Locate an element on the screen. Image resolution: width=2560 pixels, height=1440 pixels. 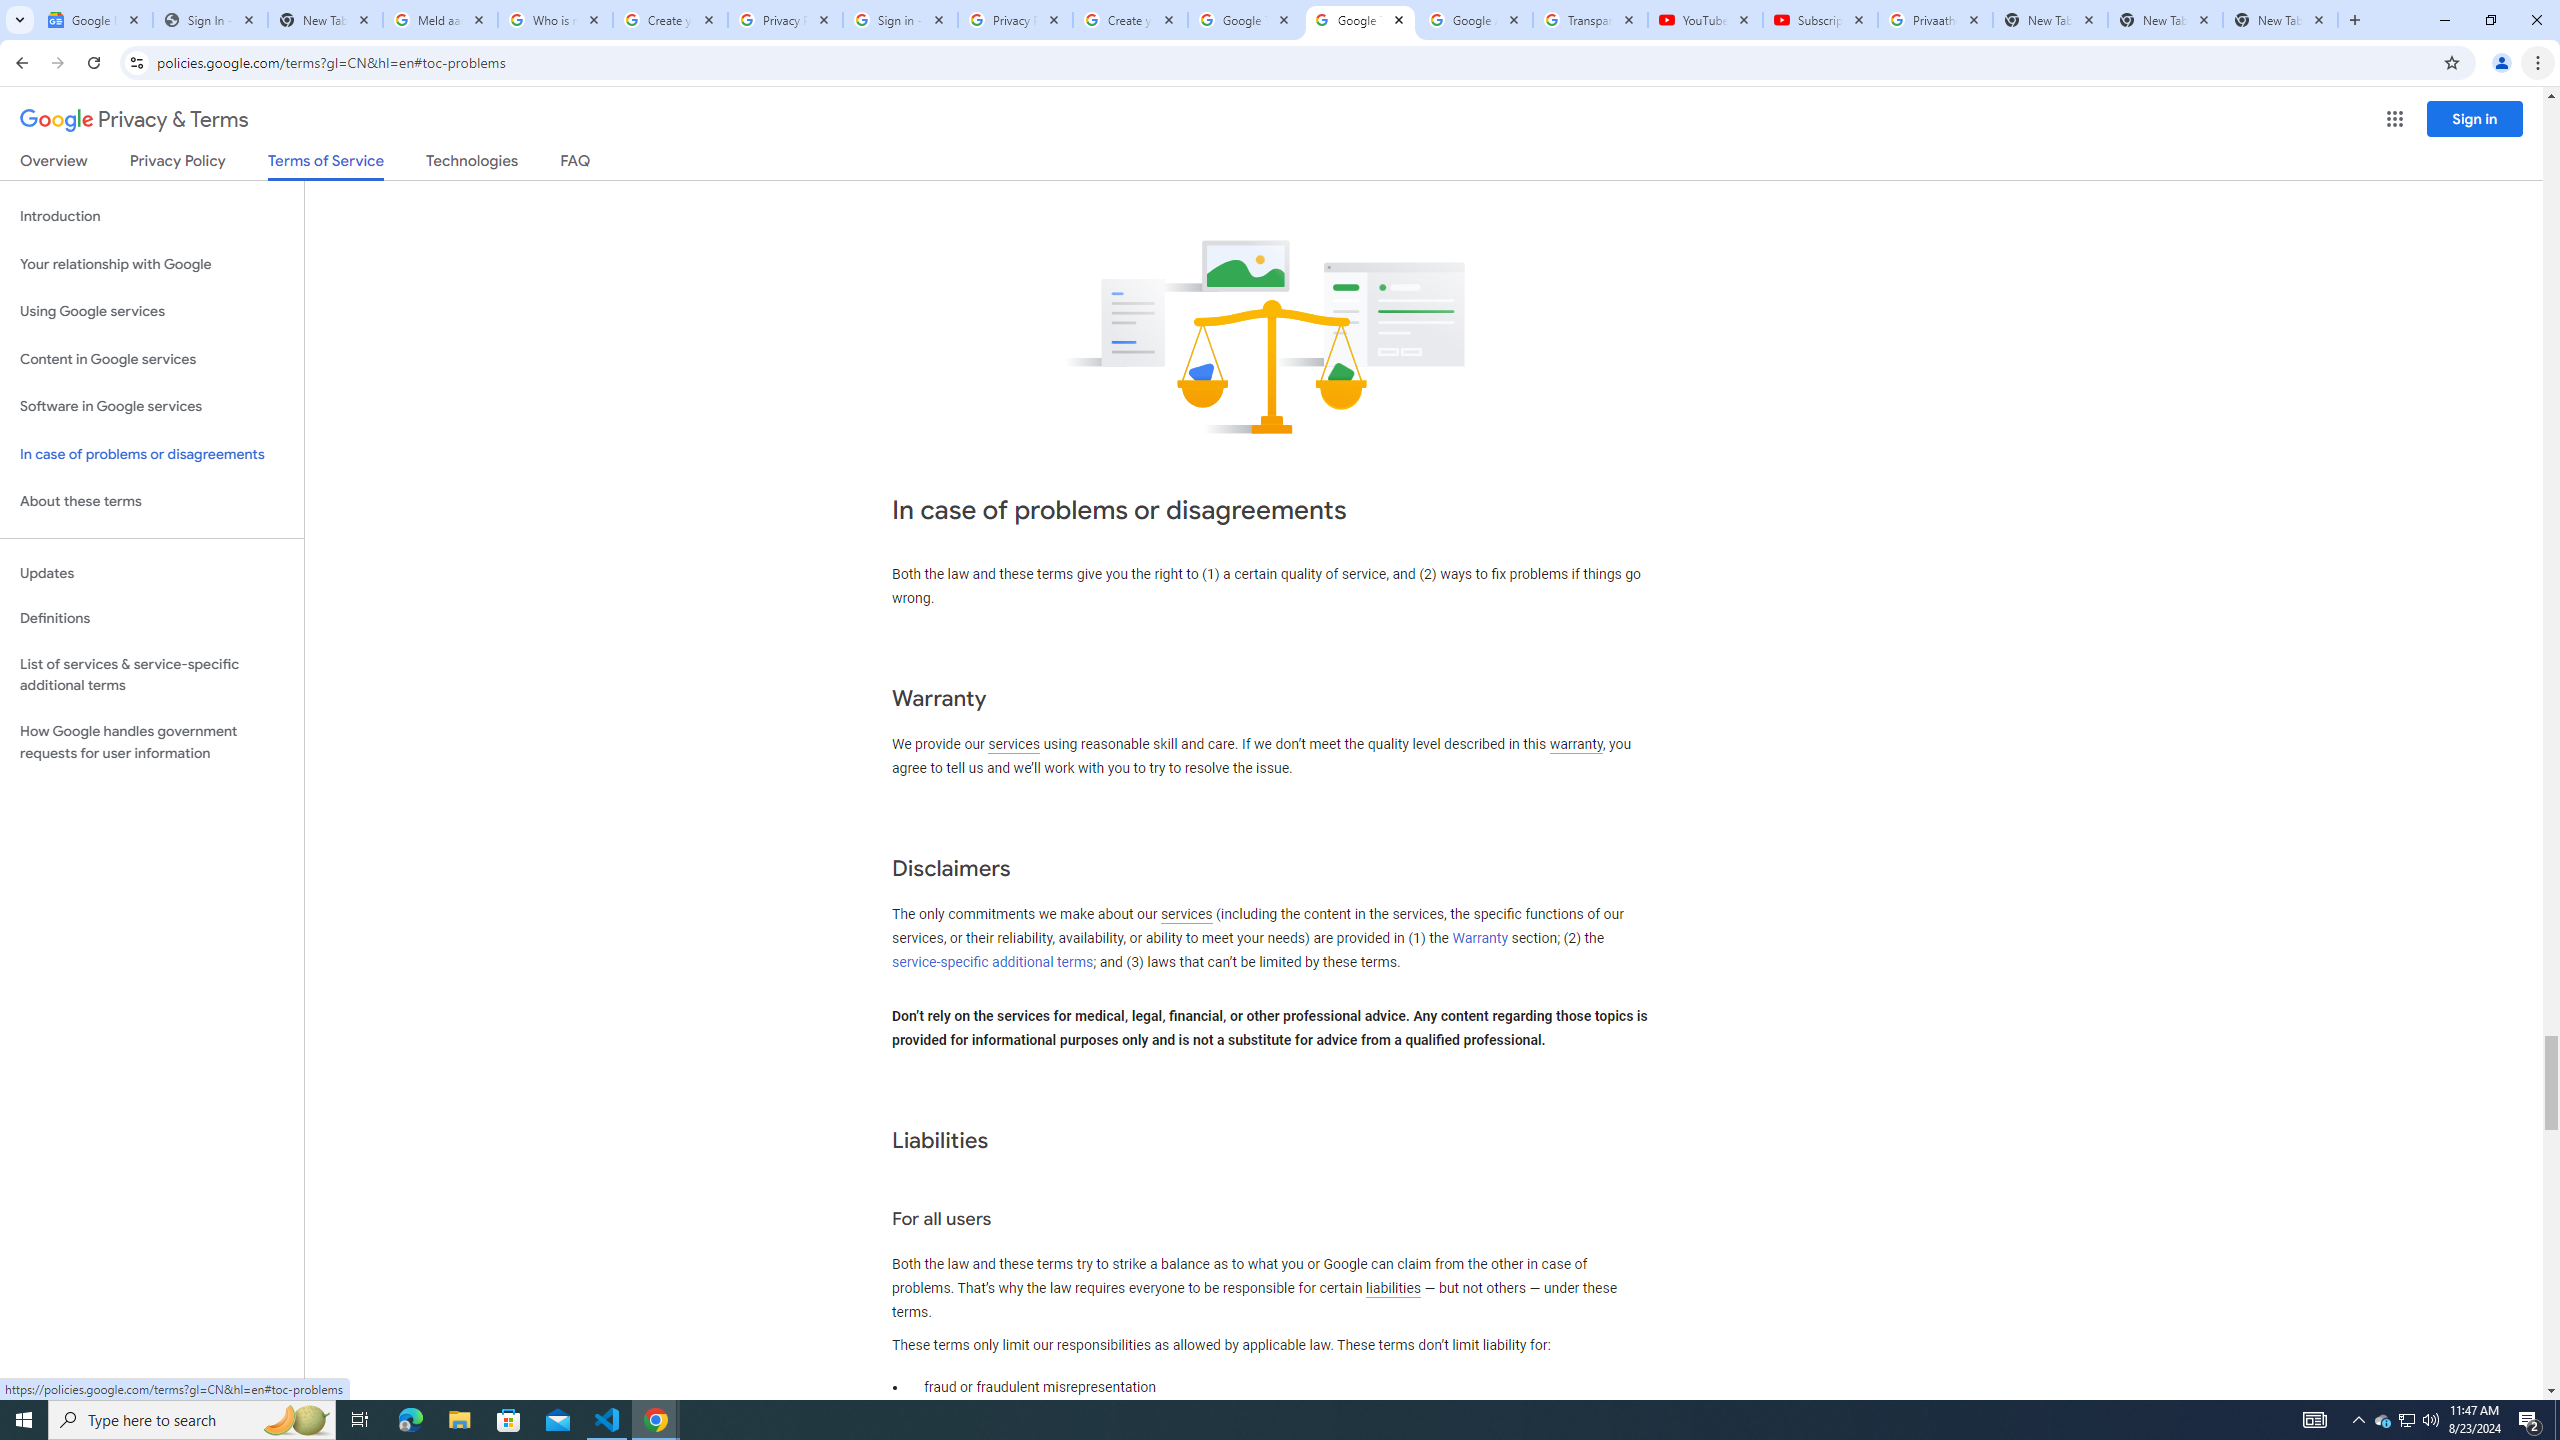
'New Tab' is located at coordinates (2279, 19).